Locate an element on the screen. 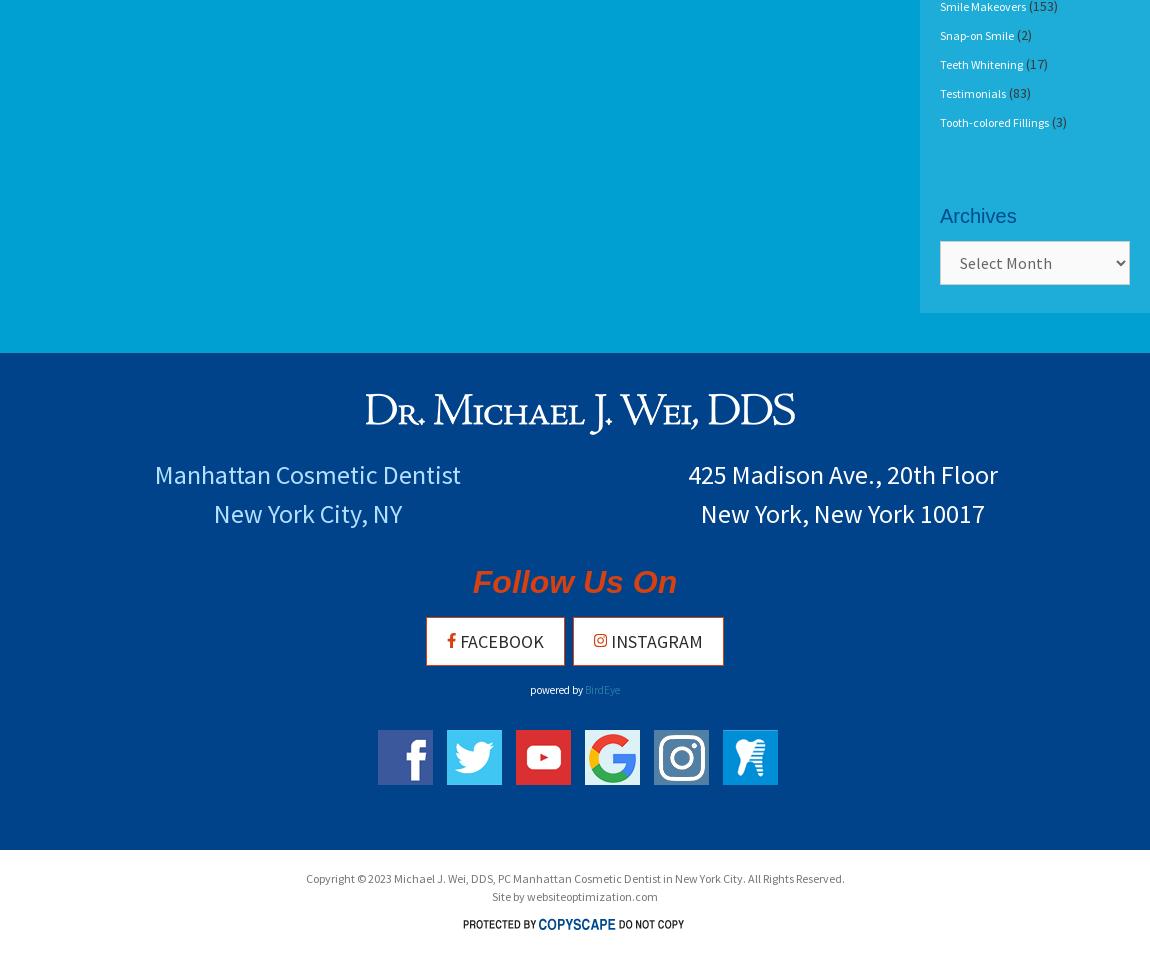 The width and height of the screenshot is (1150, 953). 'Archives' is located at coordinates (940, 215).